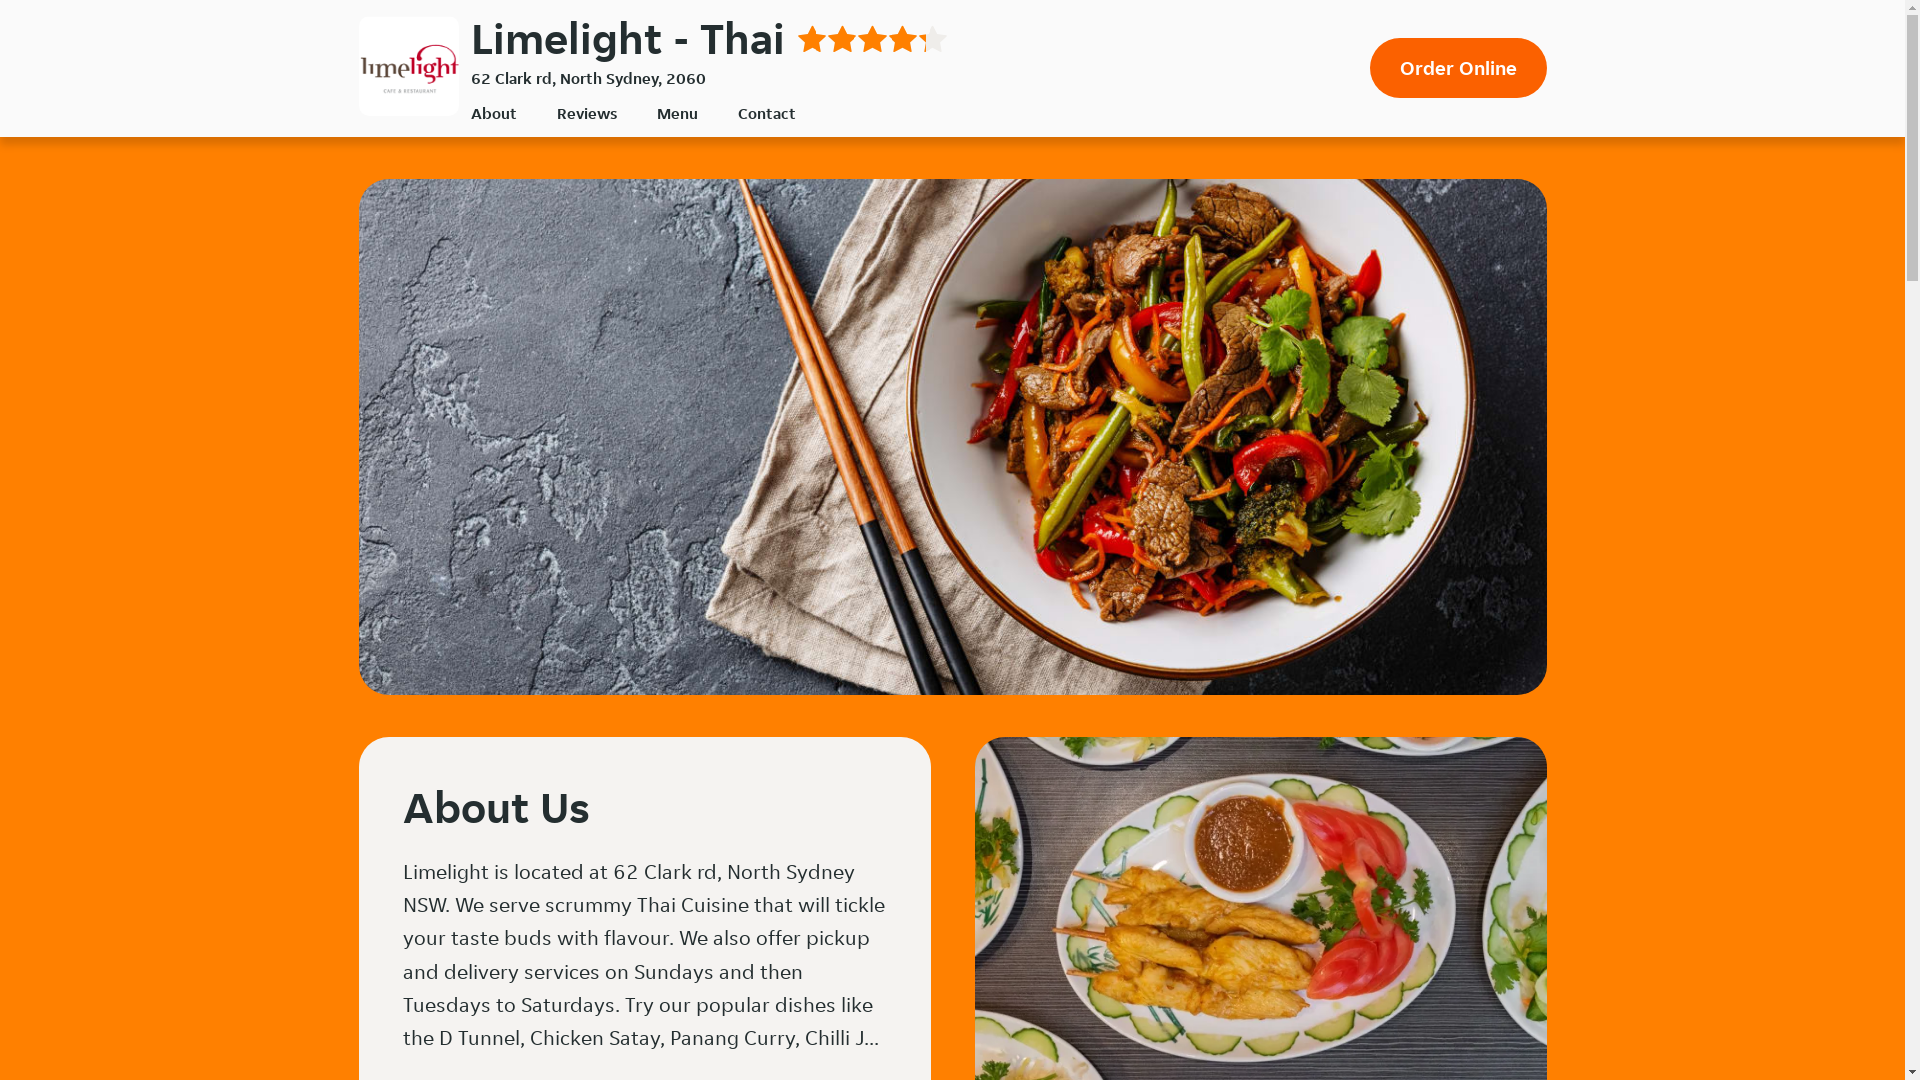  Describe the element at coordinates (584, 113) in the screenshot. I see `'Reviews'` at that location.